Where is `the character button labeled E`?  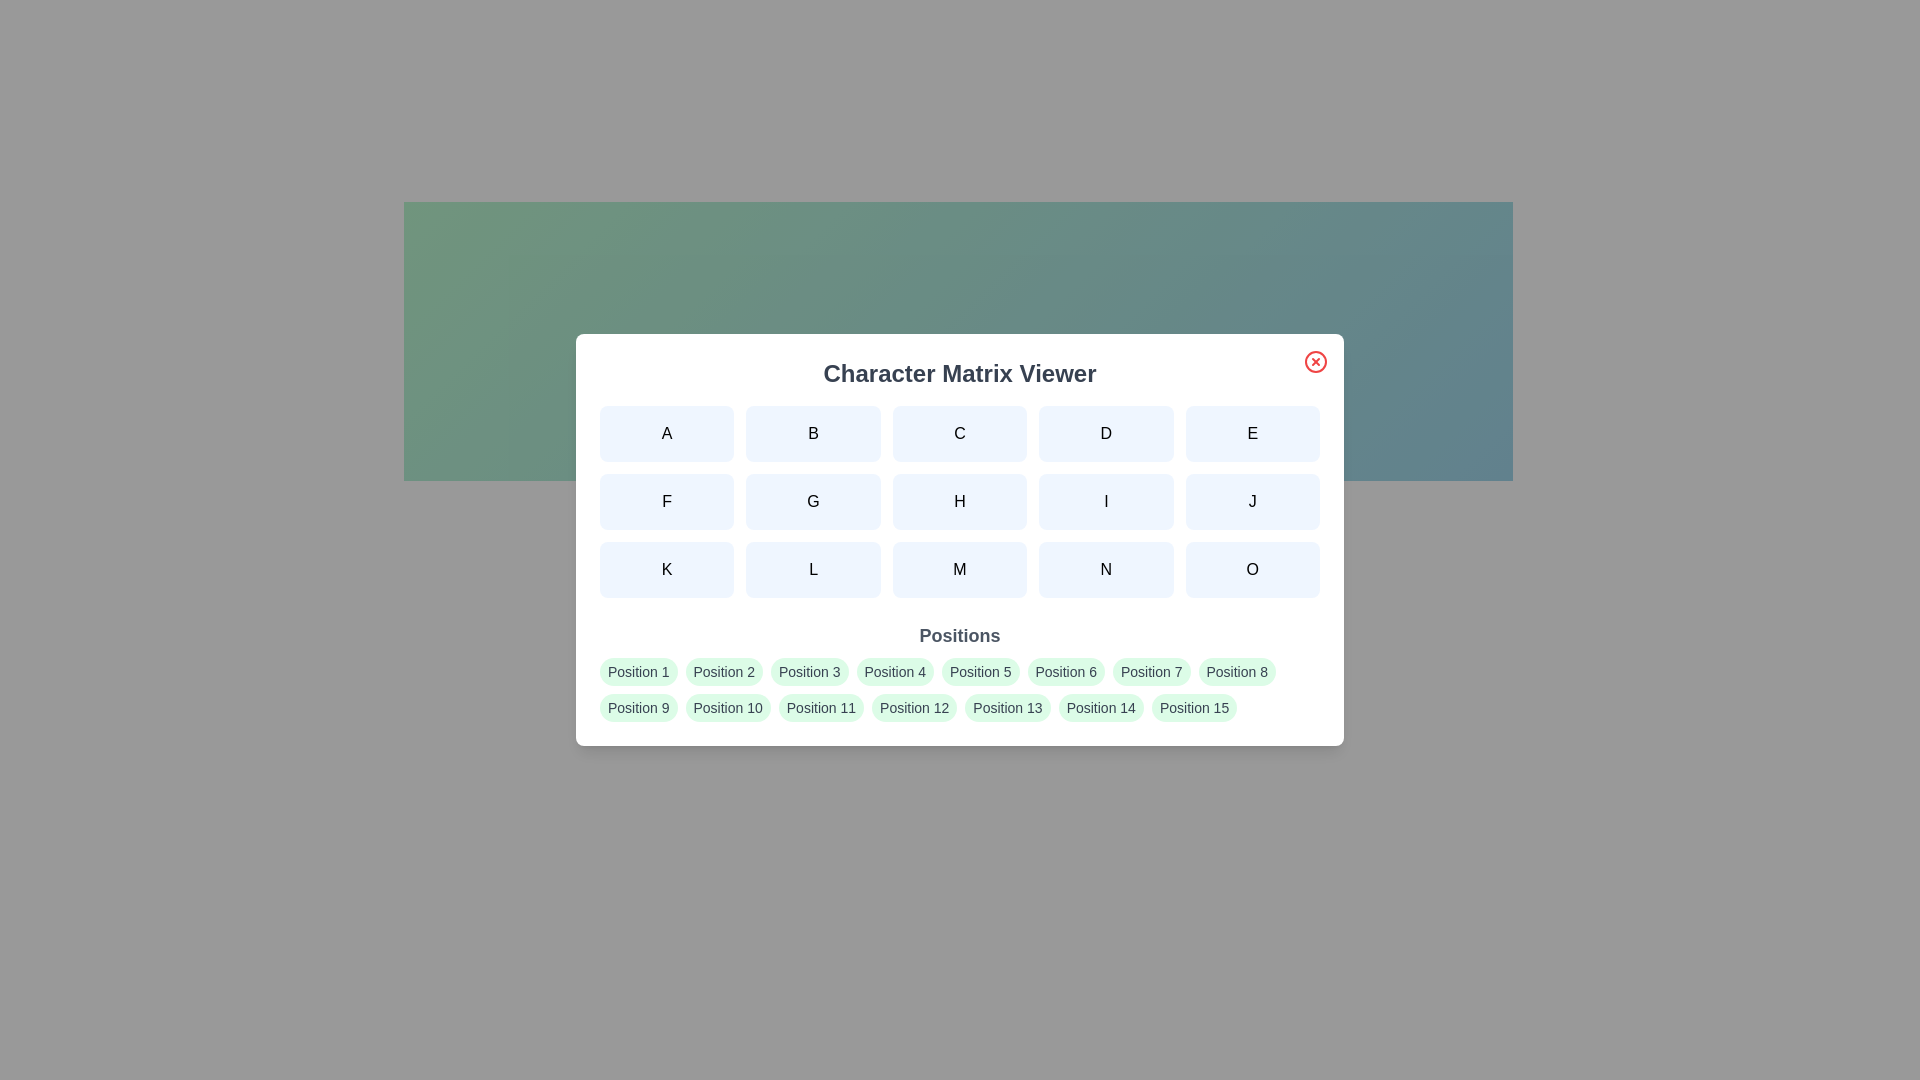
the character button labeled E is located at coordinates (1251, 433).